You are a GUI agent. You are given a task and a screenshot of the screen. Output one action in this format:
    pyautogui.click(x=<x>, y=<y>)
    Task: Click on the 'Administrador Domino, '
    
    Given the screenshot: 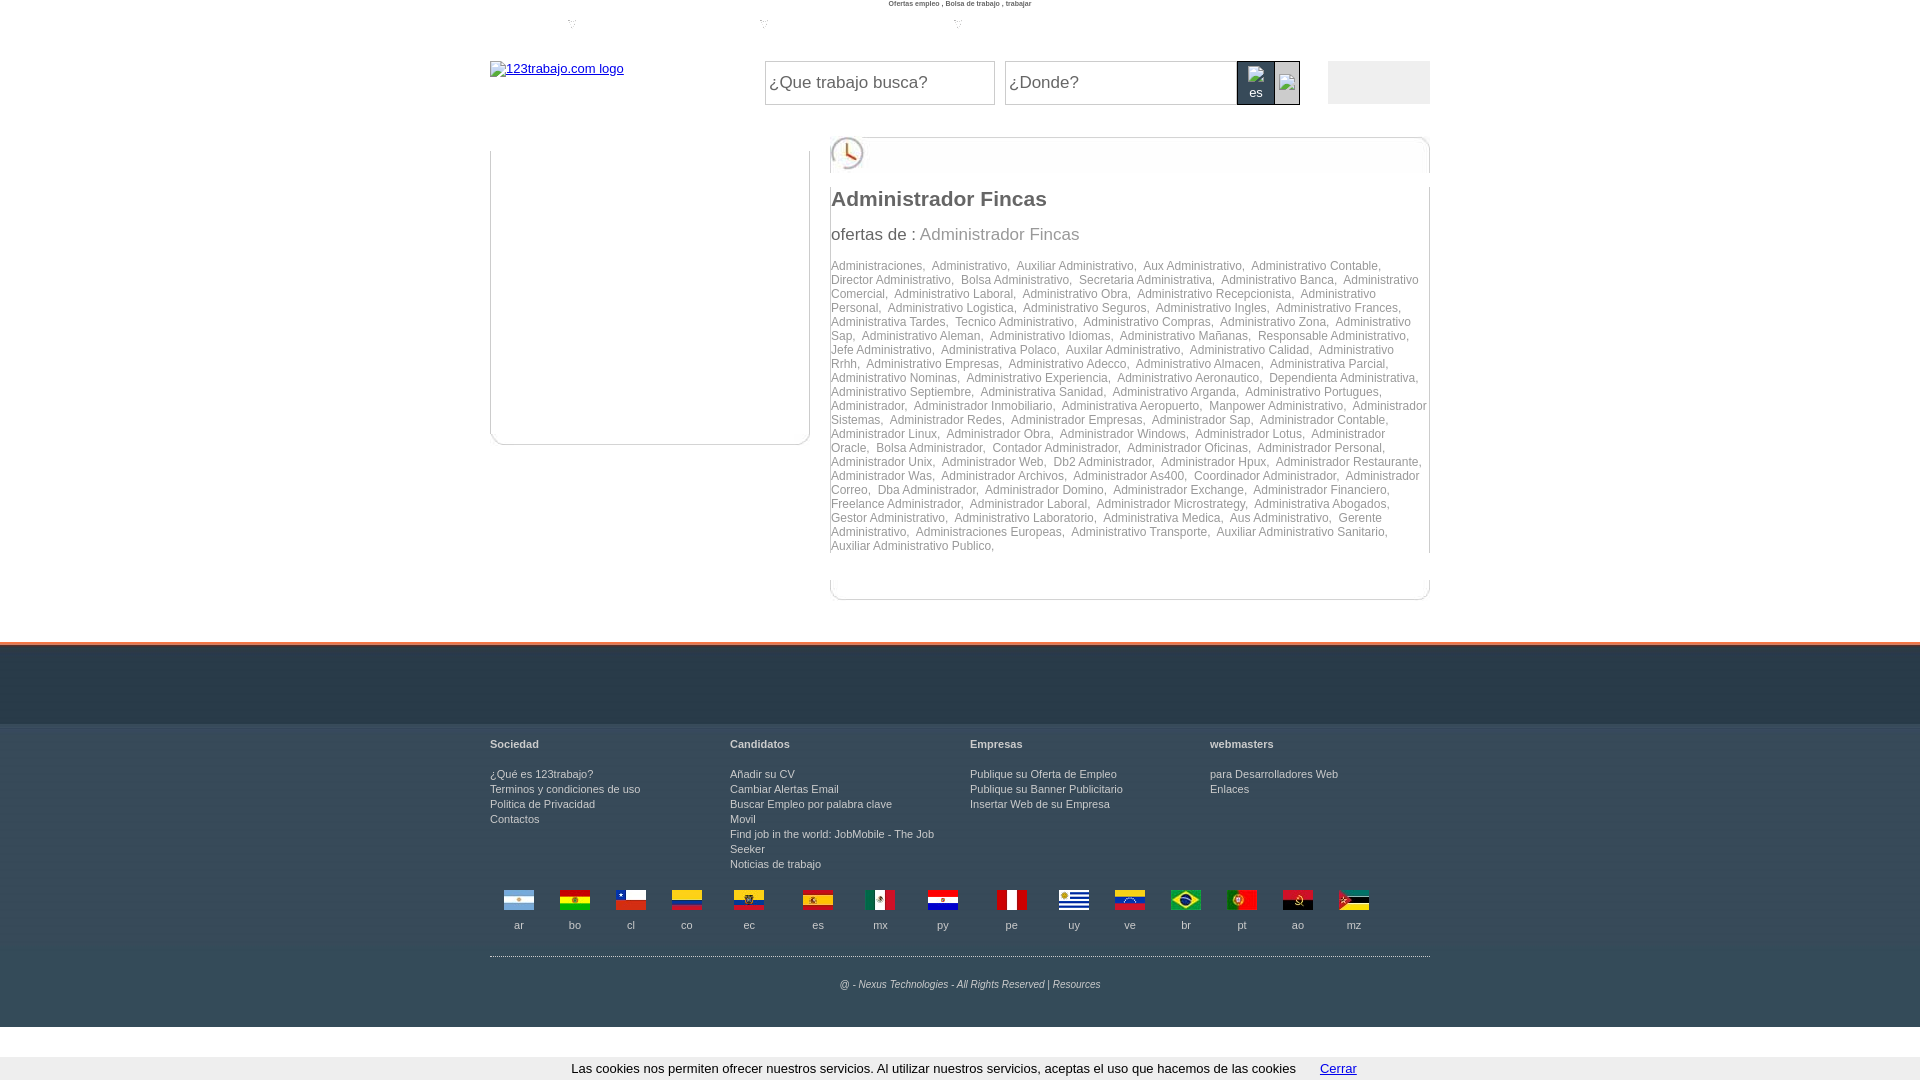 What is the action you would take?
    pyautogui.click(x=1048, y=489)
    